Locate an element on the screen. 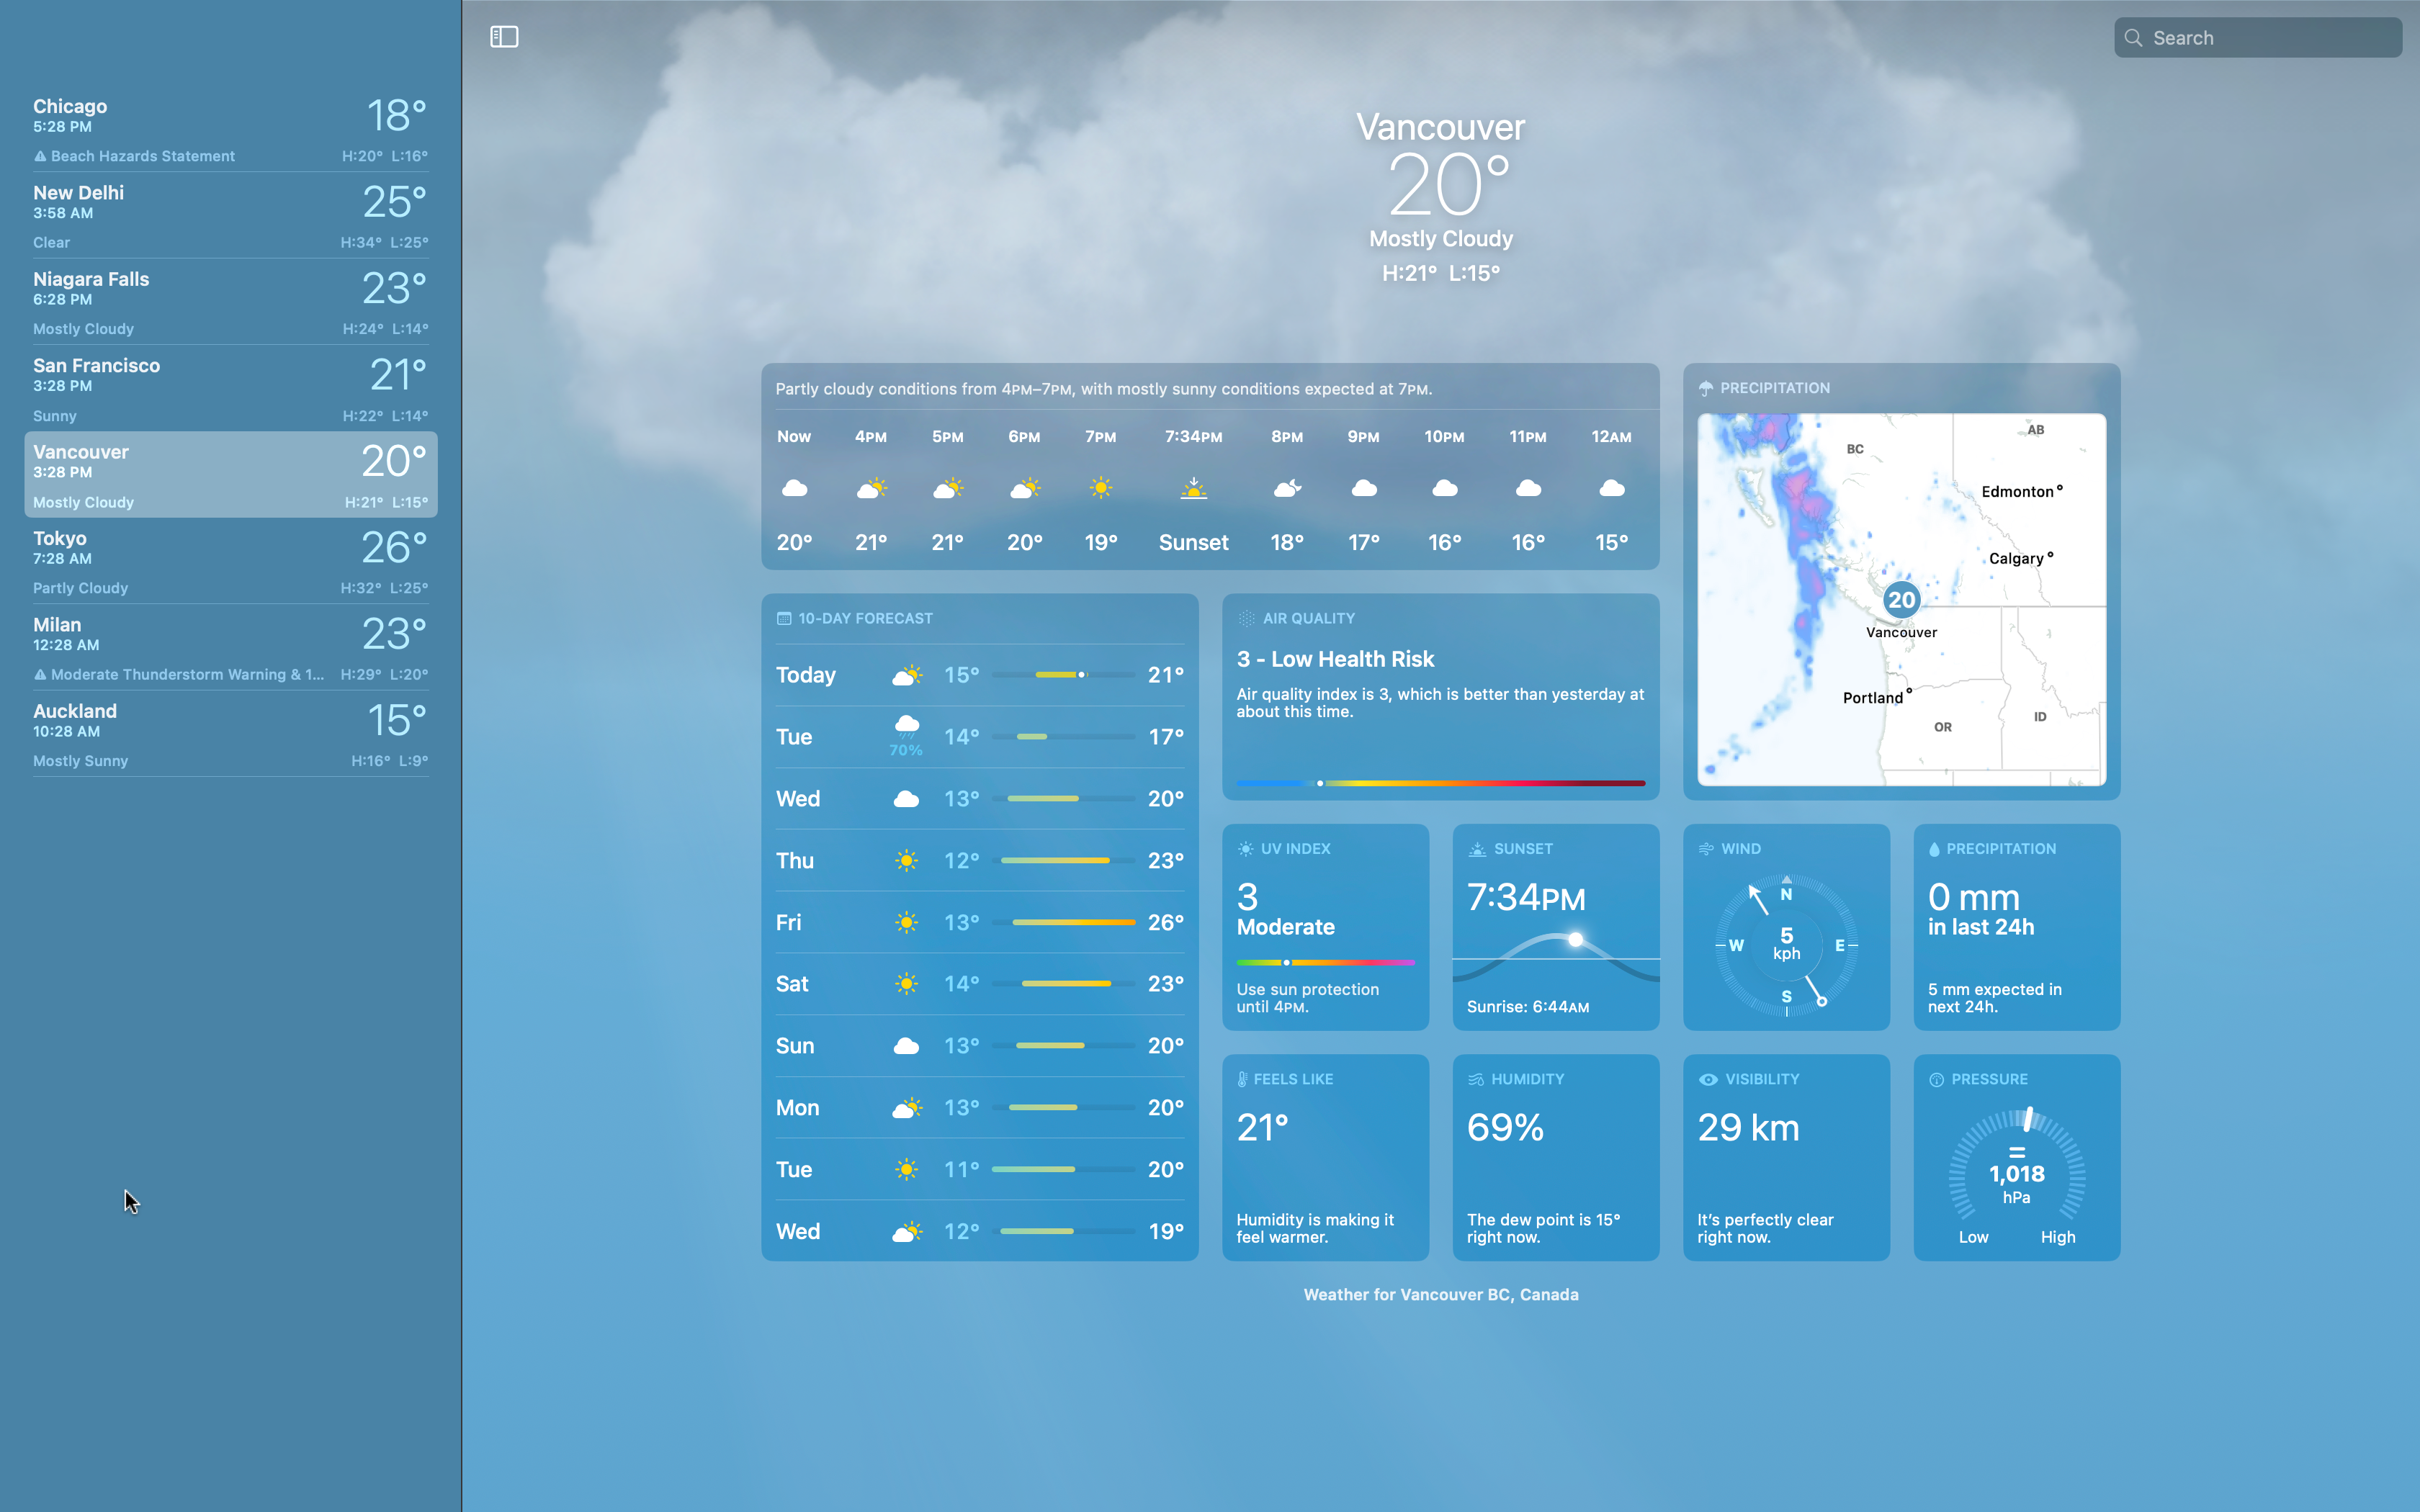 Image resolution: width=2420 pixels, height=1512 pixels. Check the prevailing weather at Niagara Falls is located at coordinates (228, 297).